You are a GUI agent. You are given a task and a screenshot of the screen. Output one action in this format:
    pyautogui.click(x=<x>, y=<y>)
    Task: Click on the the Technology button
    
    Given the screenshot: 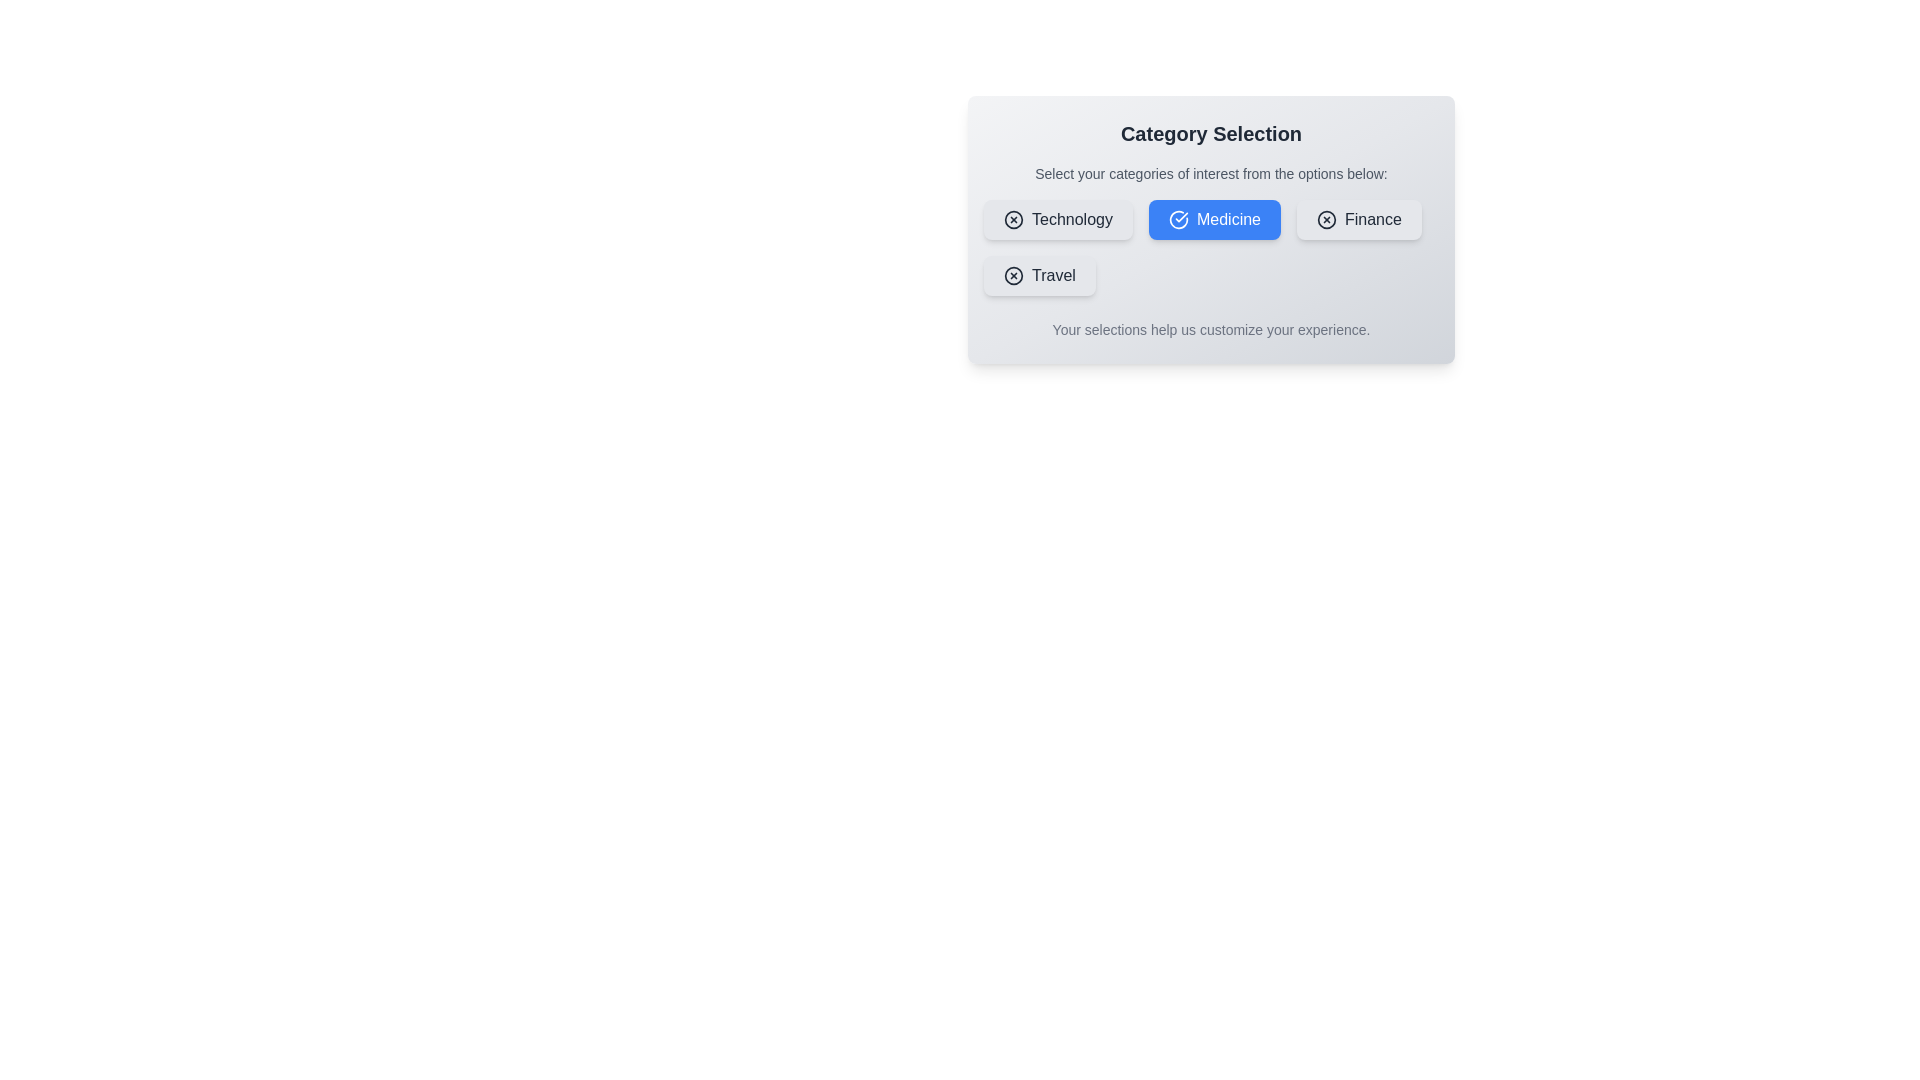 What is the action you would take?
    pyautogui.click(x=1056, y=219)
    